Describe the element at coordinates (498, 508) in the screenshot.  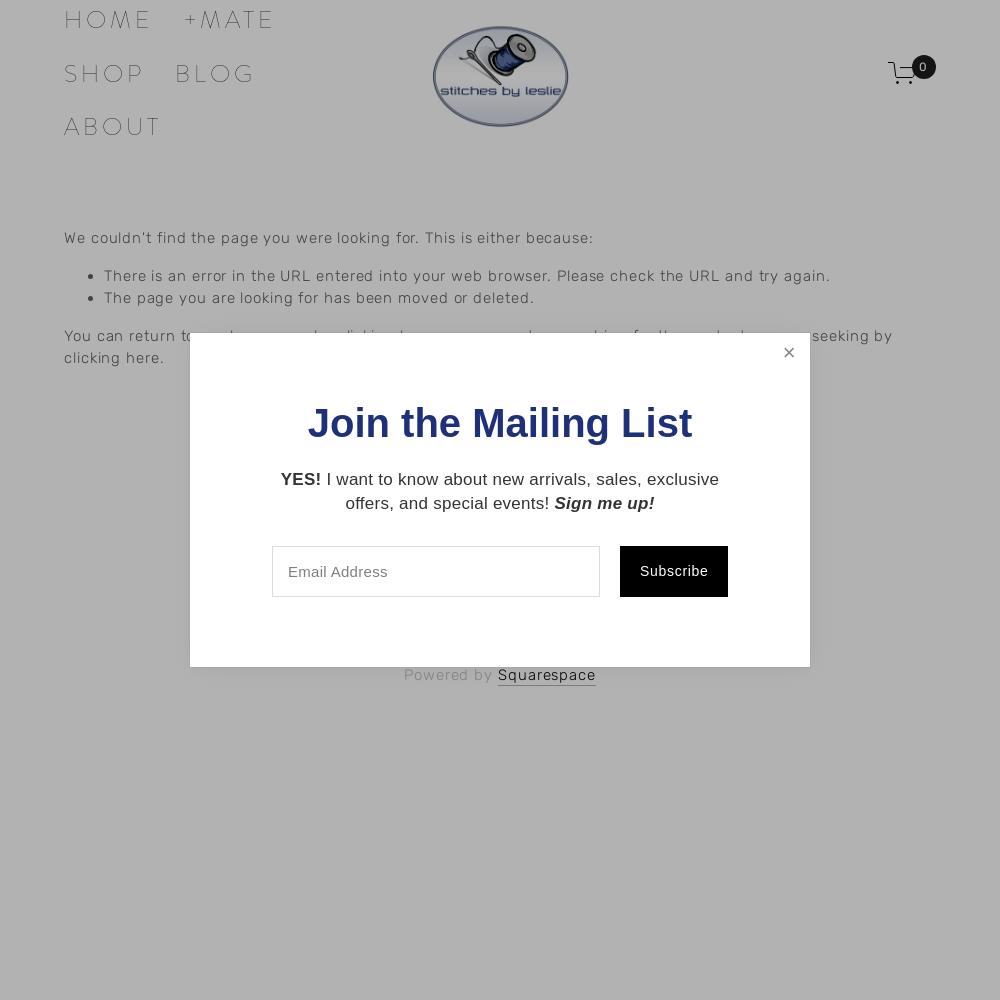
I see `'All 'Mate products are patent pending and trademark protected'` at that location.